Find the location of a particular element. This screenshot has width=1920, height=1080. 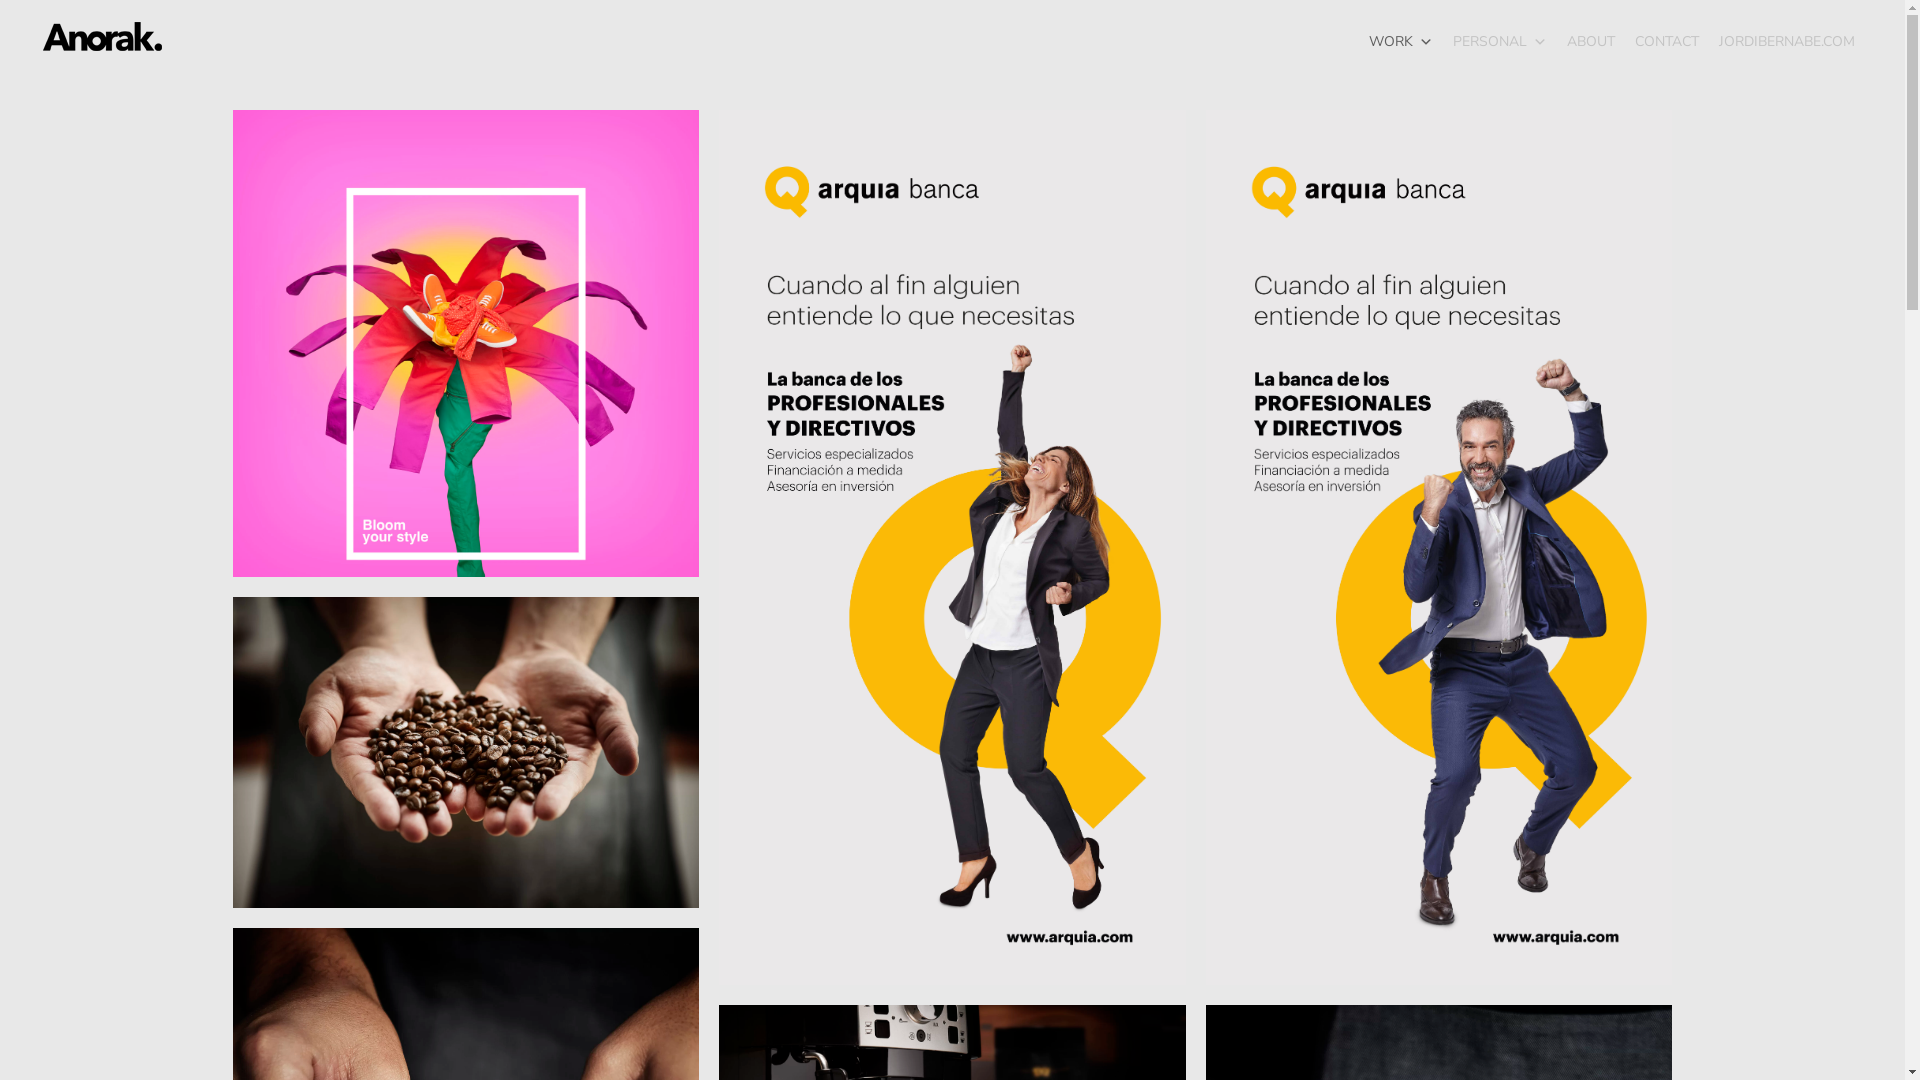

'CONTACT' is located at coordinates (1666, 42).